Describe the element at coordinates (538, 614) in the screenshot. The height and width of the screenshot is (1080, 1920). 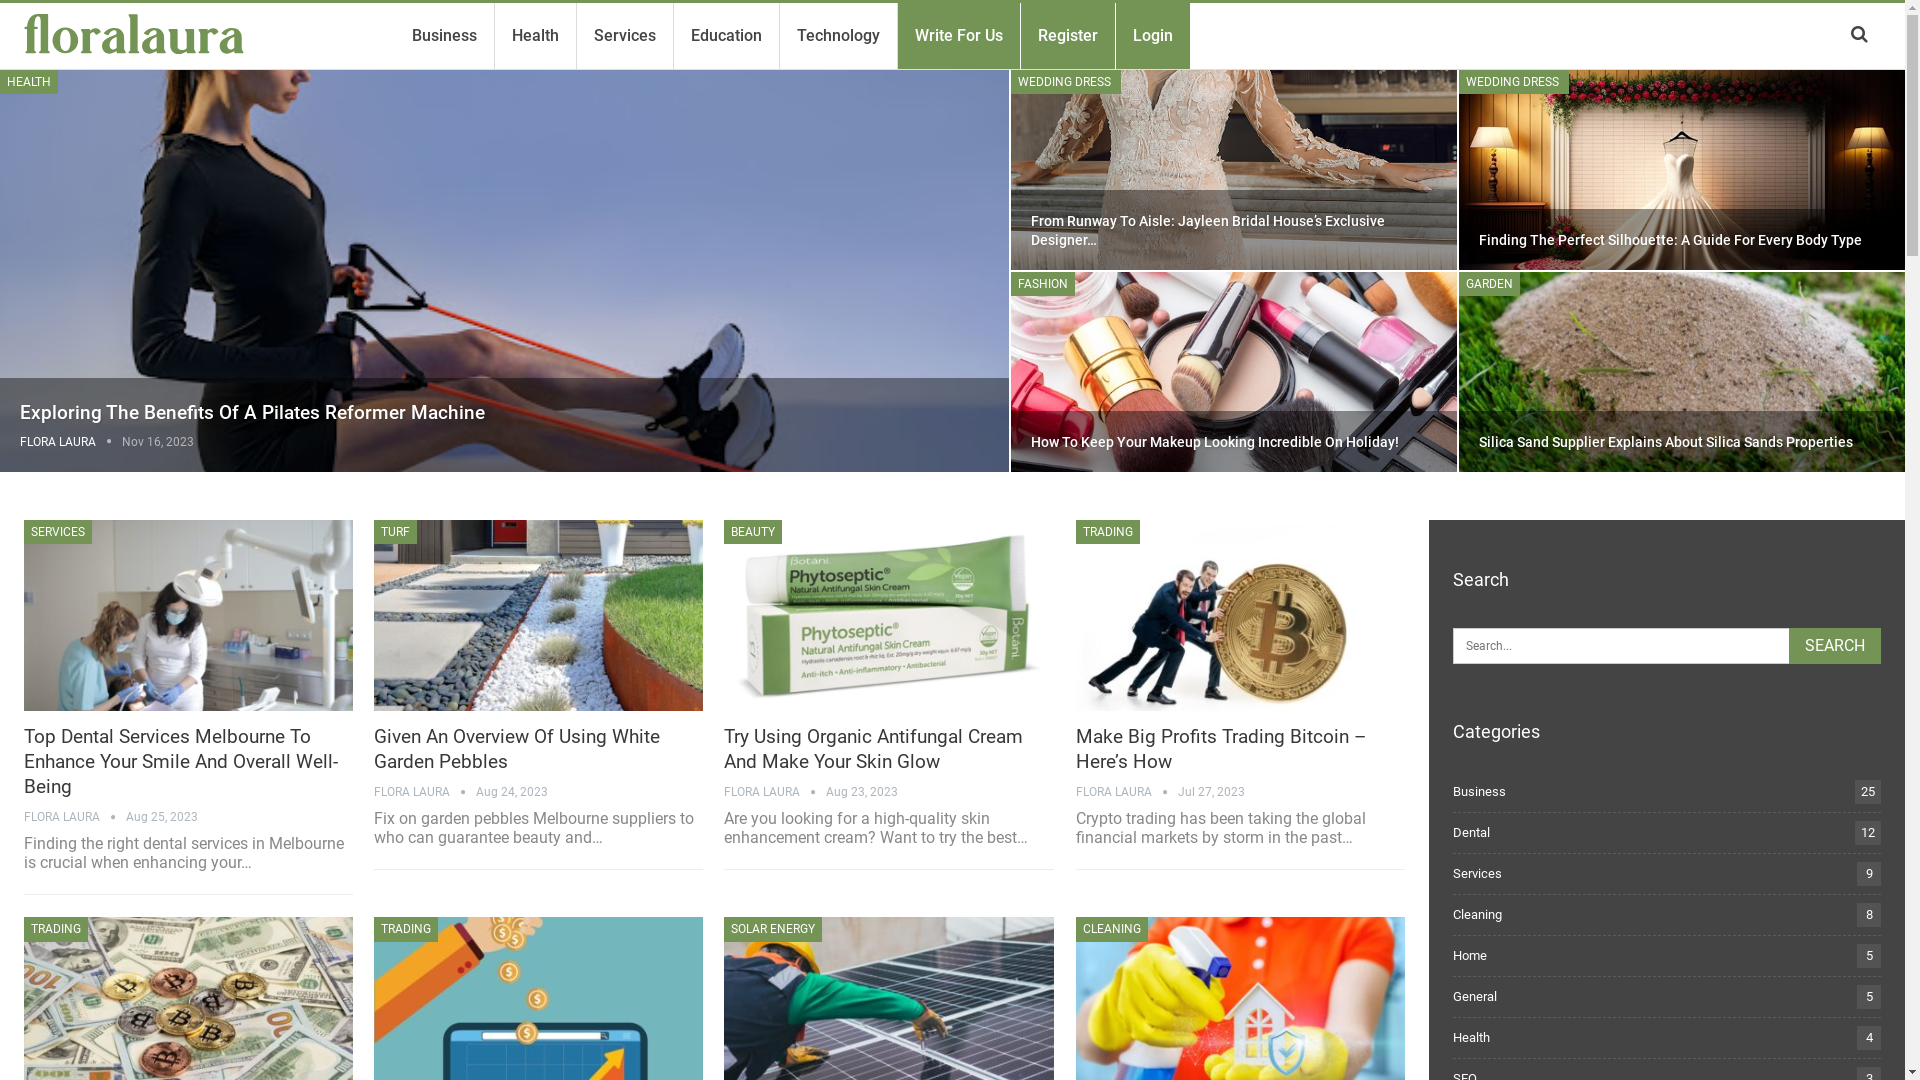
I see `'Given An Overview Of Using White Garden Pebbles'` at that location.